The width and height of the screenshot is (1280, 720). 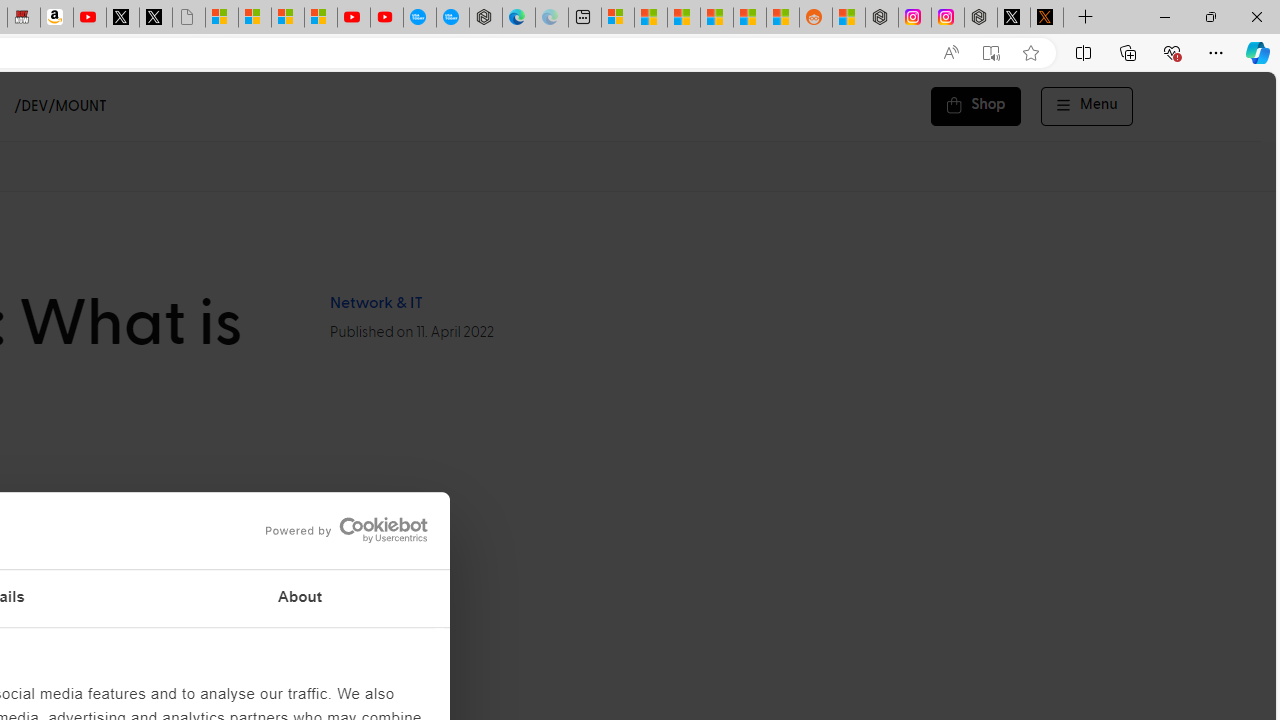 What do you see at coordinates (976, 106) in the screenshot?
I see `'Shop'` at bounding box center [976, 106].